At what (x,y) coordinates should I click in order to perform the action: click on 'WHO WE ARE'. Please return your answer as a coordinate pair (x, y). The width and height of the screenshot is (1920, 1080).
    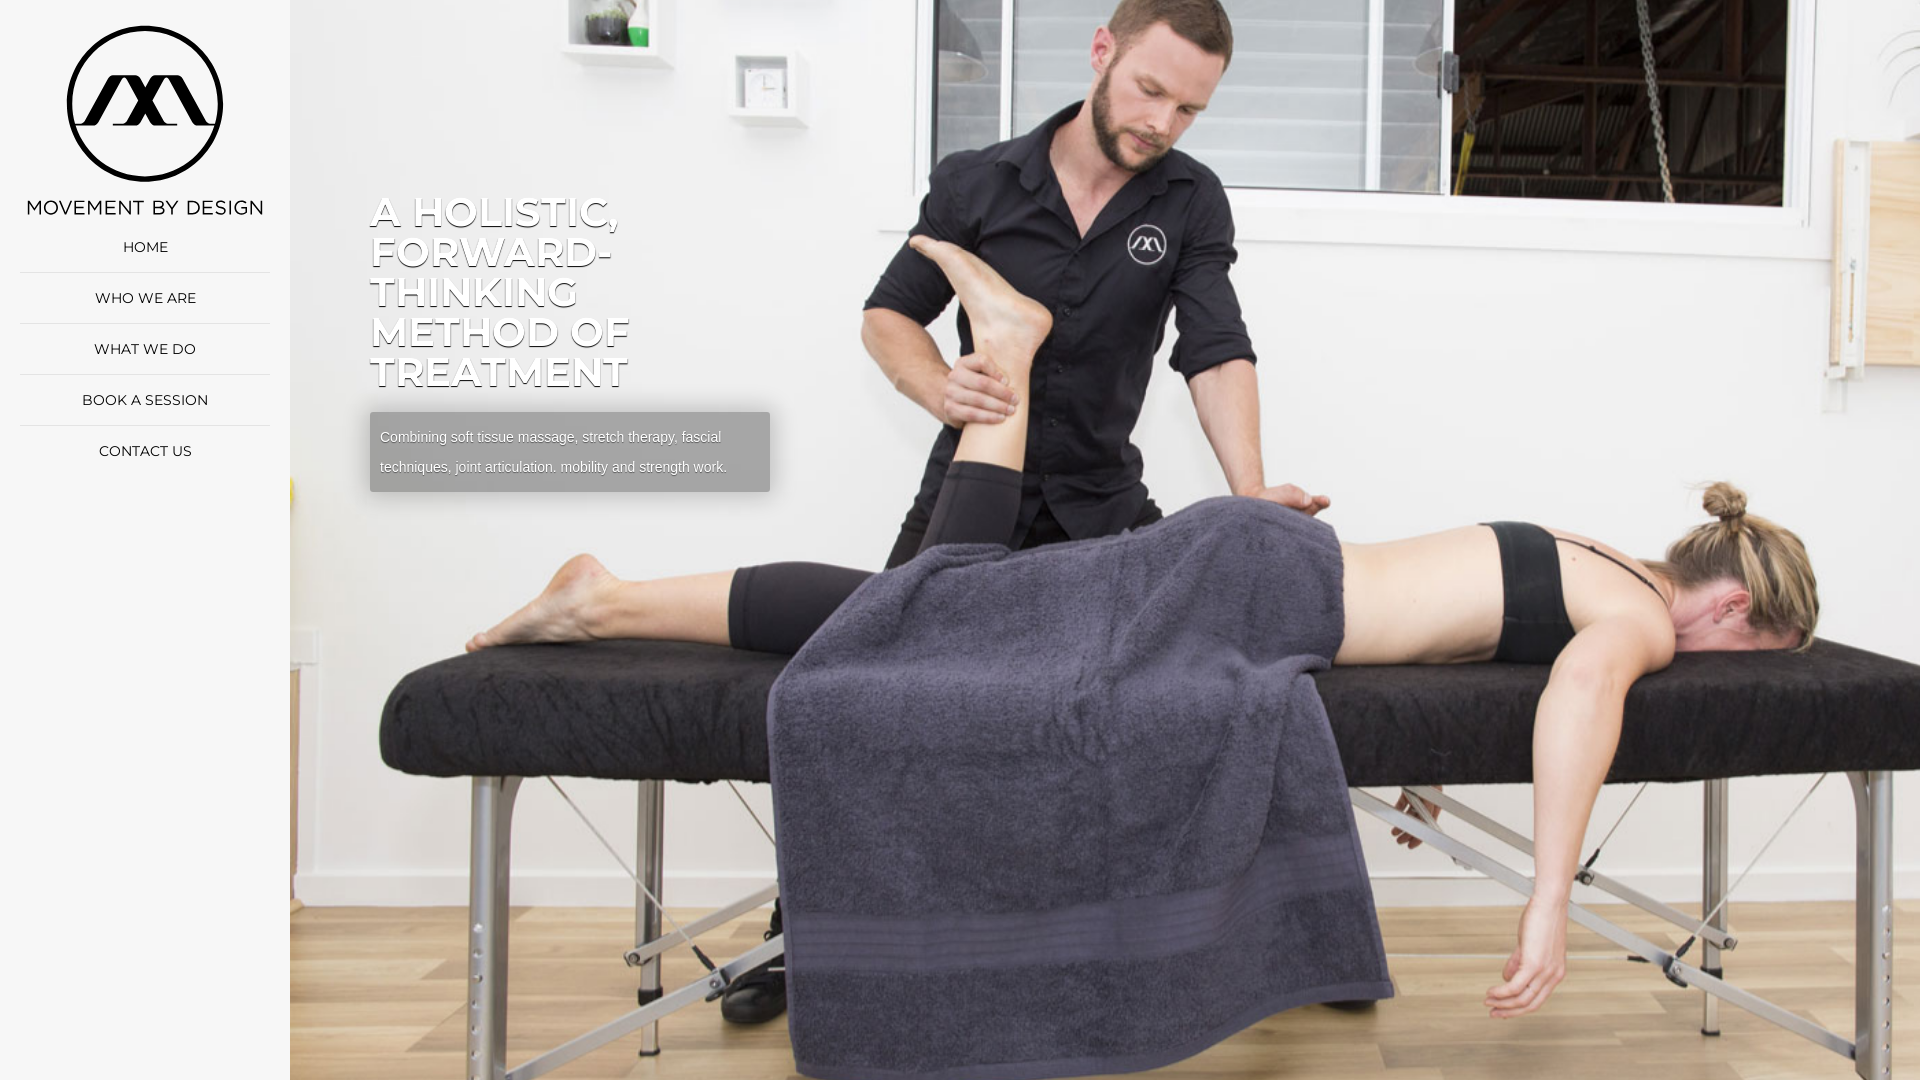
    Looking at the image, I should click on (143, 297).